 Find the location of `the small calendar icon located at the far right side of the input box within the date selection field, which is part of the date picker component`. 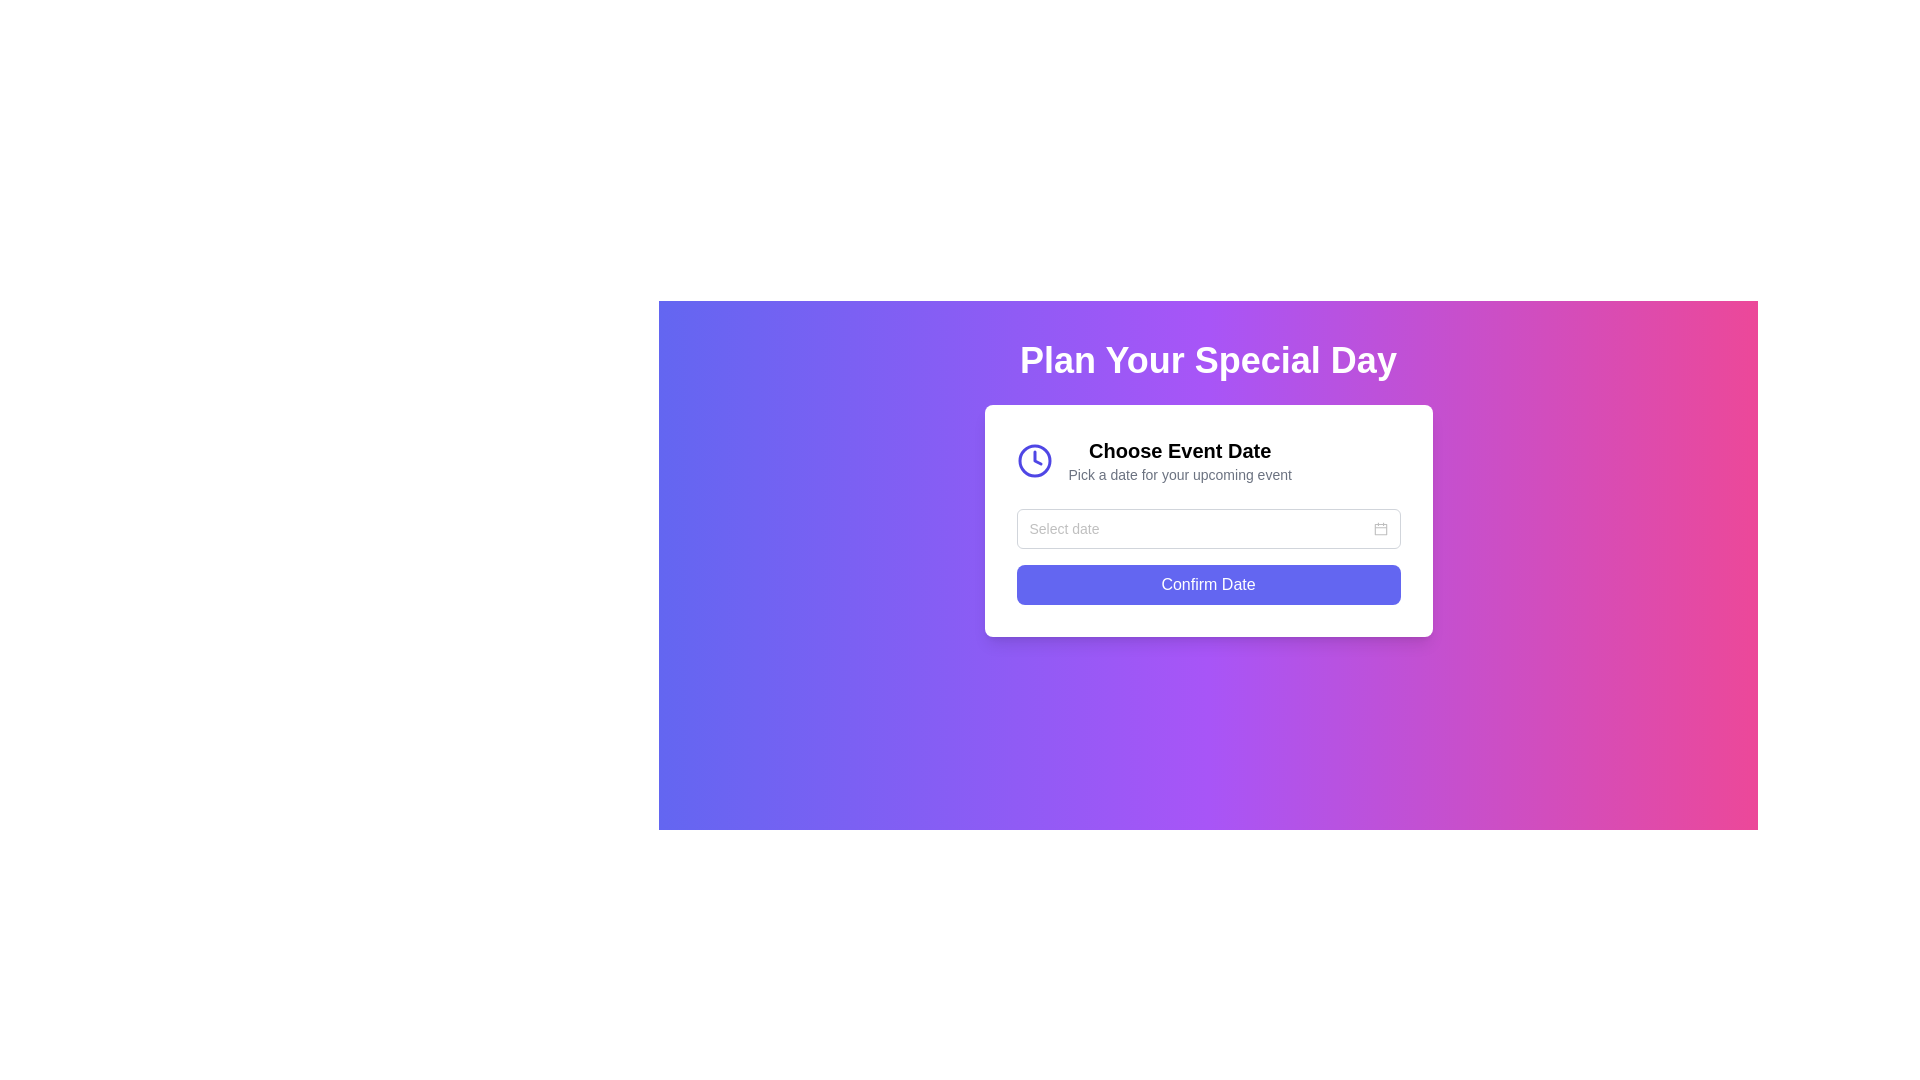

the small calendar icon located at the far right side of the input box within the date selection field, which is part of the date picker component is located at coordinates (1379, 527).